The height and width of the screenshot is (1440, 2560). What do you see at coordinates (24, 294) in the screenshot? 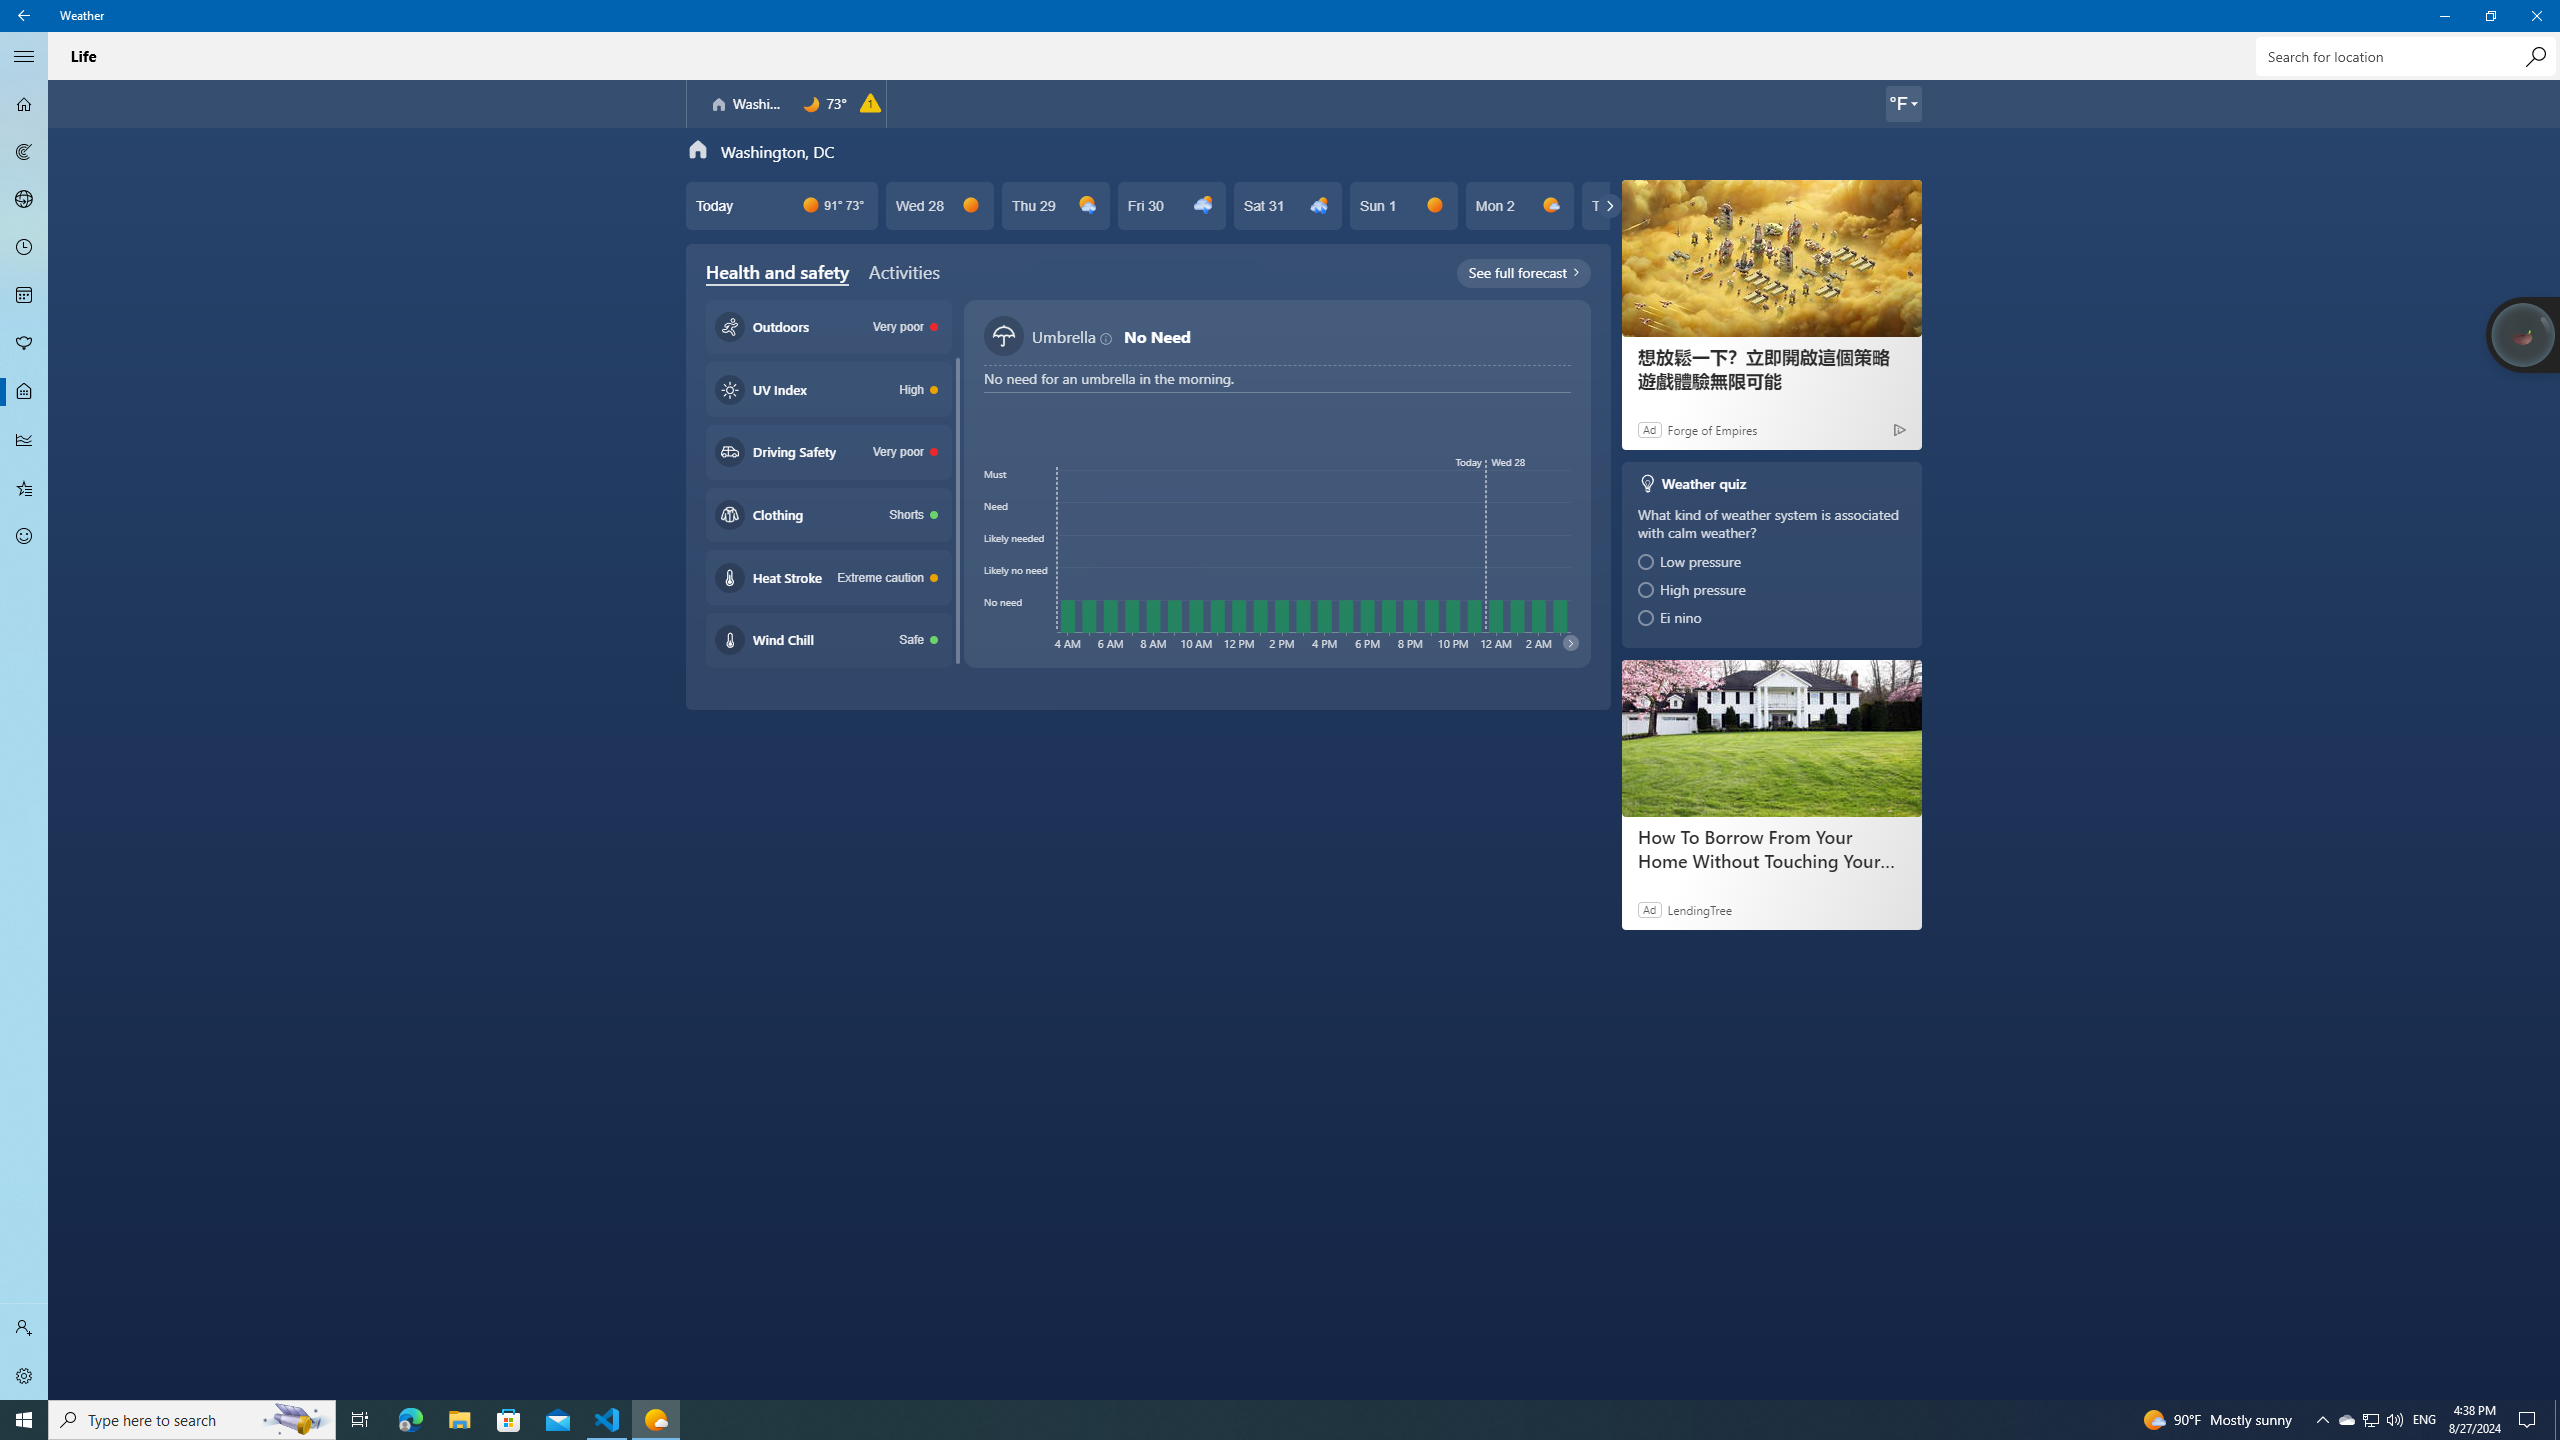
I see `'Monthly Forecast - Not Selected'` at bounding box center [24, 294].